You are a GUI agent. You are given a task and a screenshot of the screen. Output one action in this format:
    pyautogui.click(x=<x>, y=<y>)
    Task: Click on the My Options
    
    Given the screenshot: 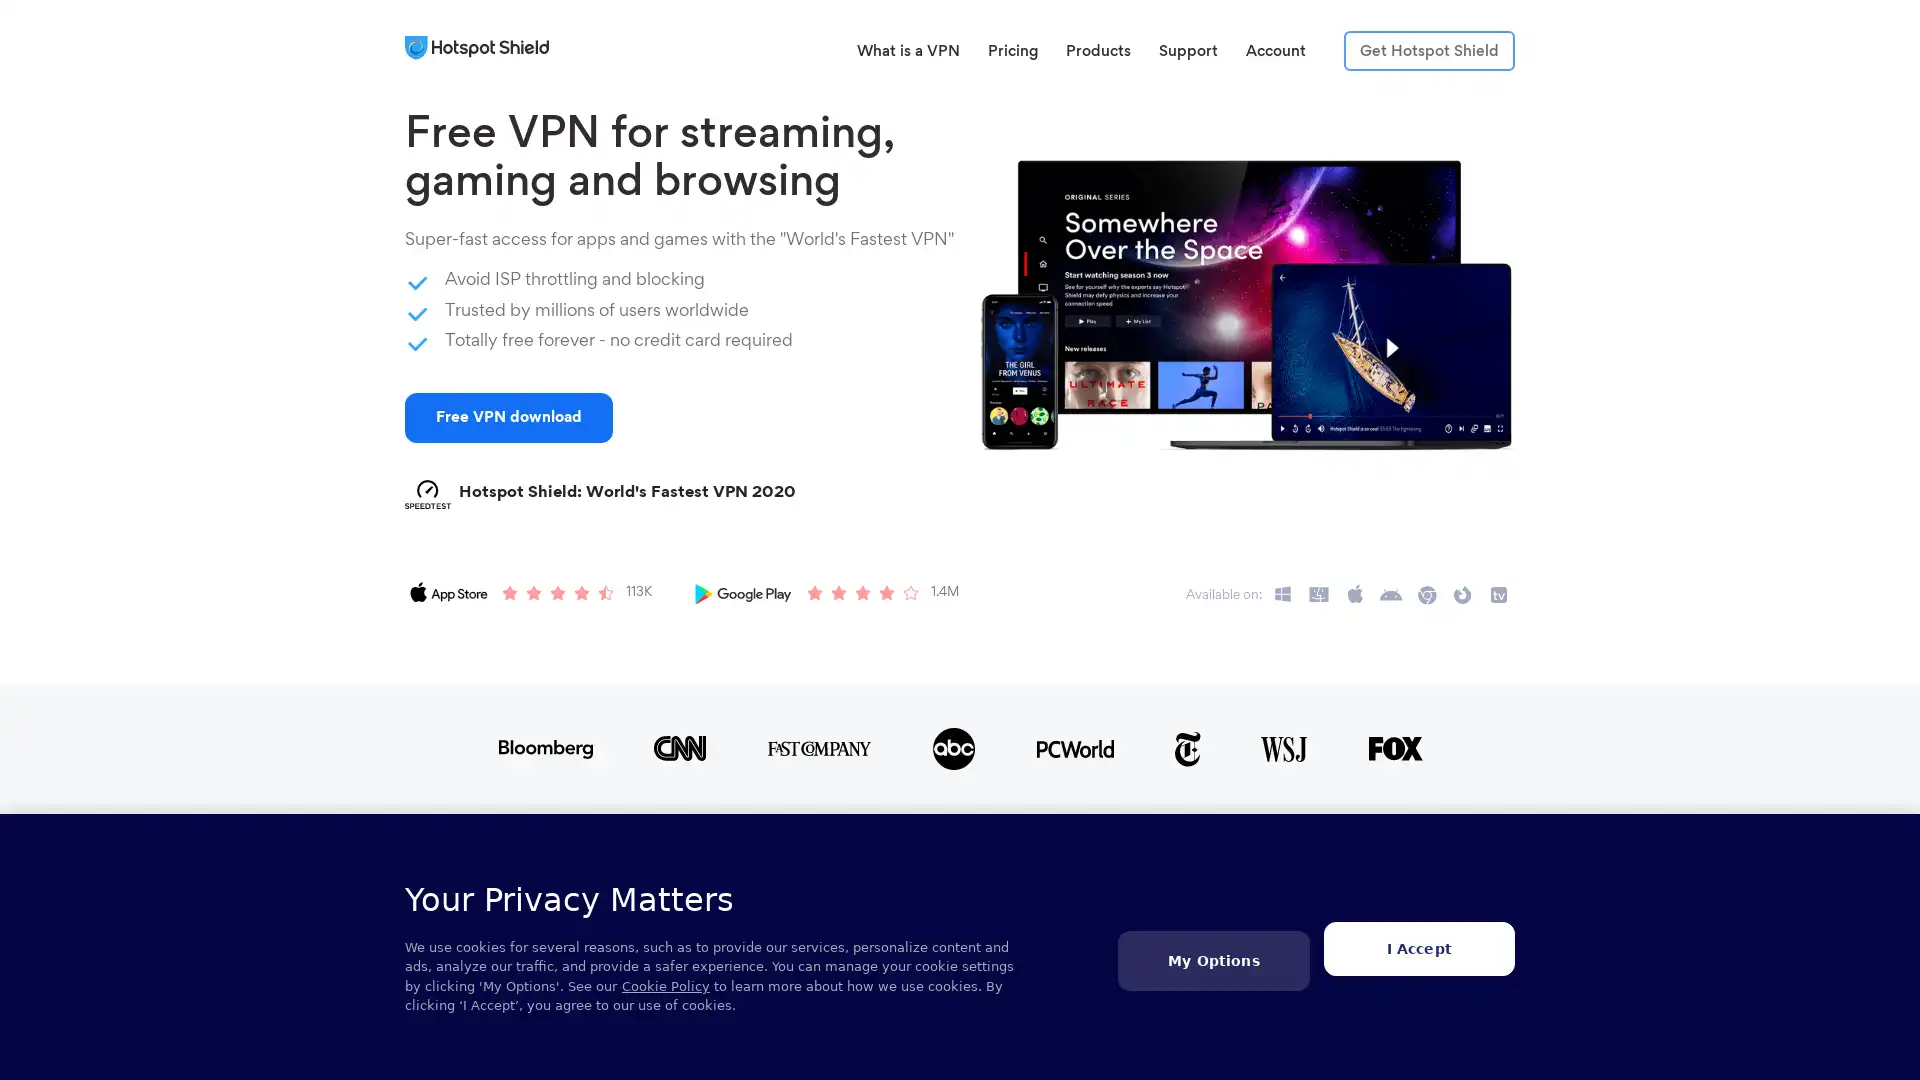 What is the action you would take?
    pyautogui.click(x=1212, y=959)
    